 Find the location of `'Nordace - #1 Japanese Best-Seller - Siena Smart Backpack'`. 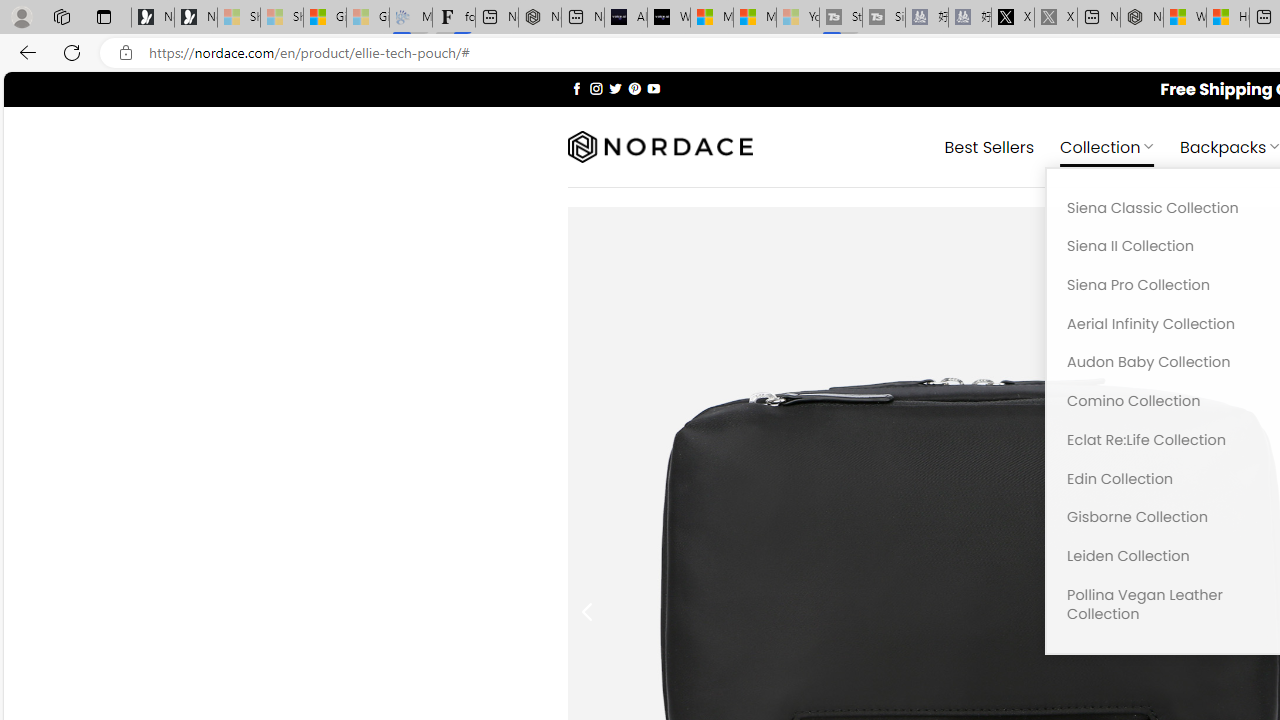

'Nordace - #1 Japanese Best-Seller - Siena Smart Backpack' is located at coordinates (539, 17).